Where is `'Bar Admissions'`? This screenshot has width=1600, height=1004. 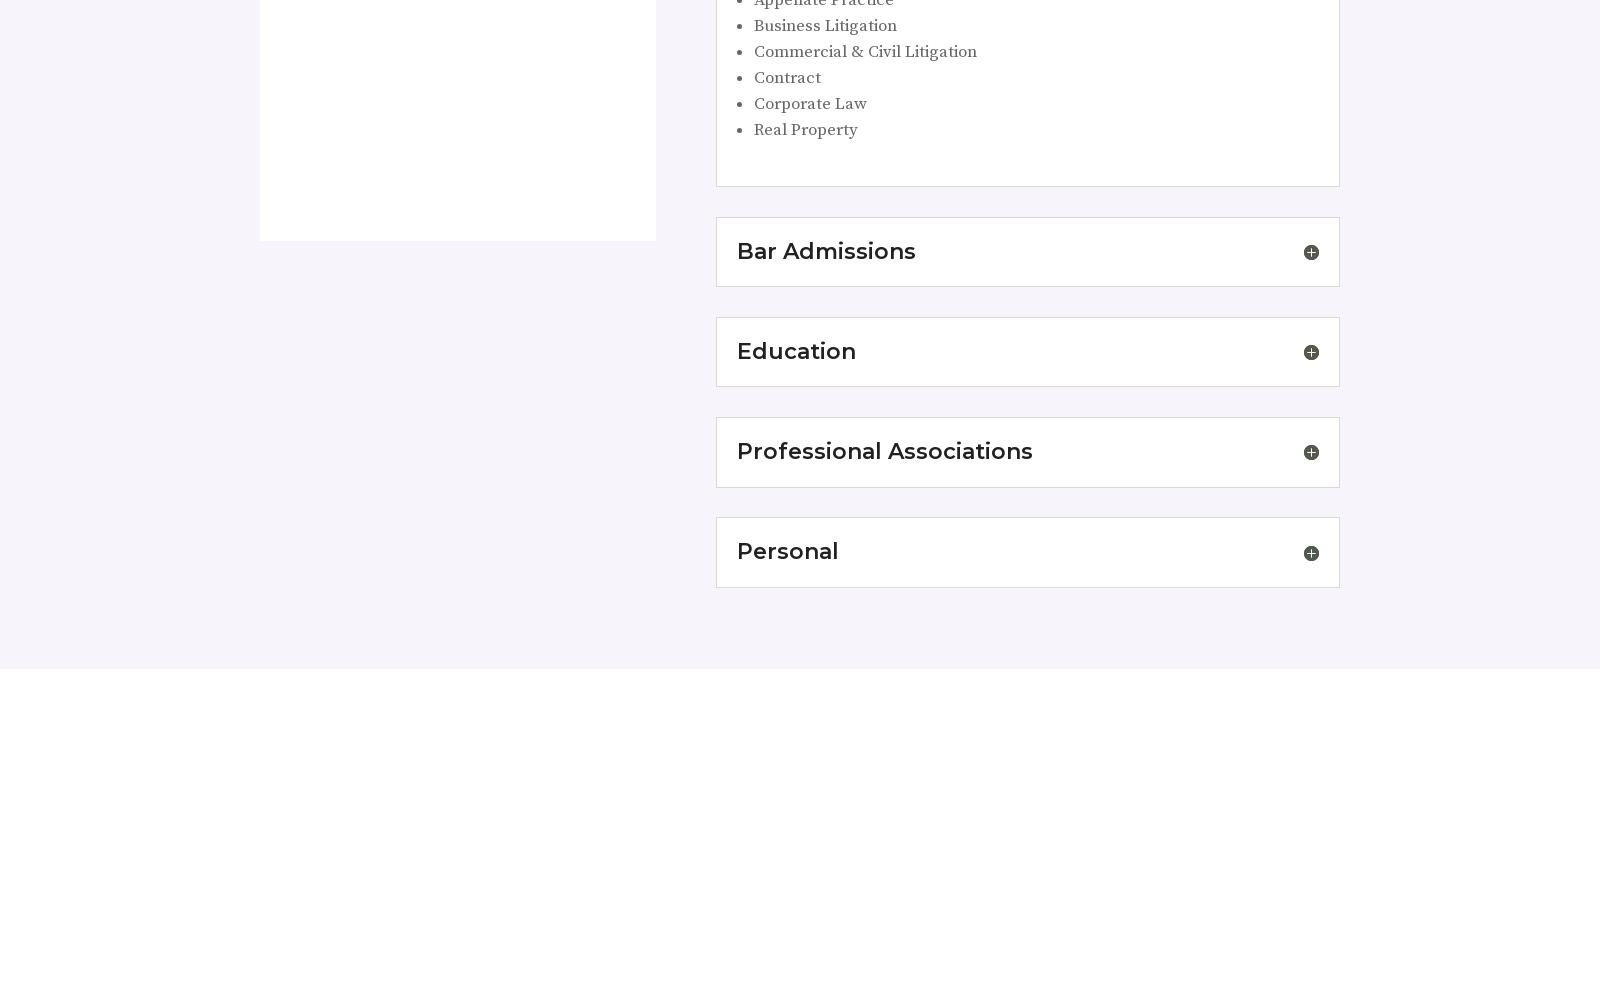
'Bar Admissions' is located at coordinates (824, 249).